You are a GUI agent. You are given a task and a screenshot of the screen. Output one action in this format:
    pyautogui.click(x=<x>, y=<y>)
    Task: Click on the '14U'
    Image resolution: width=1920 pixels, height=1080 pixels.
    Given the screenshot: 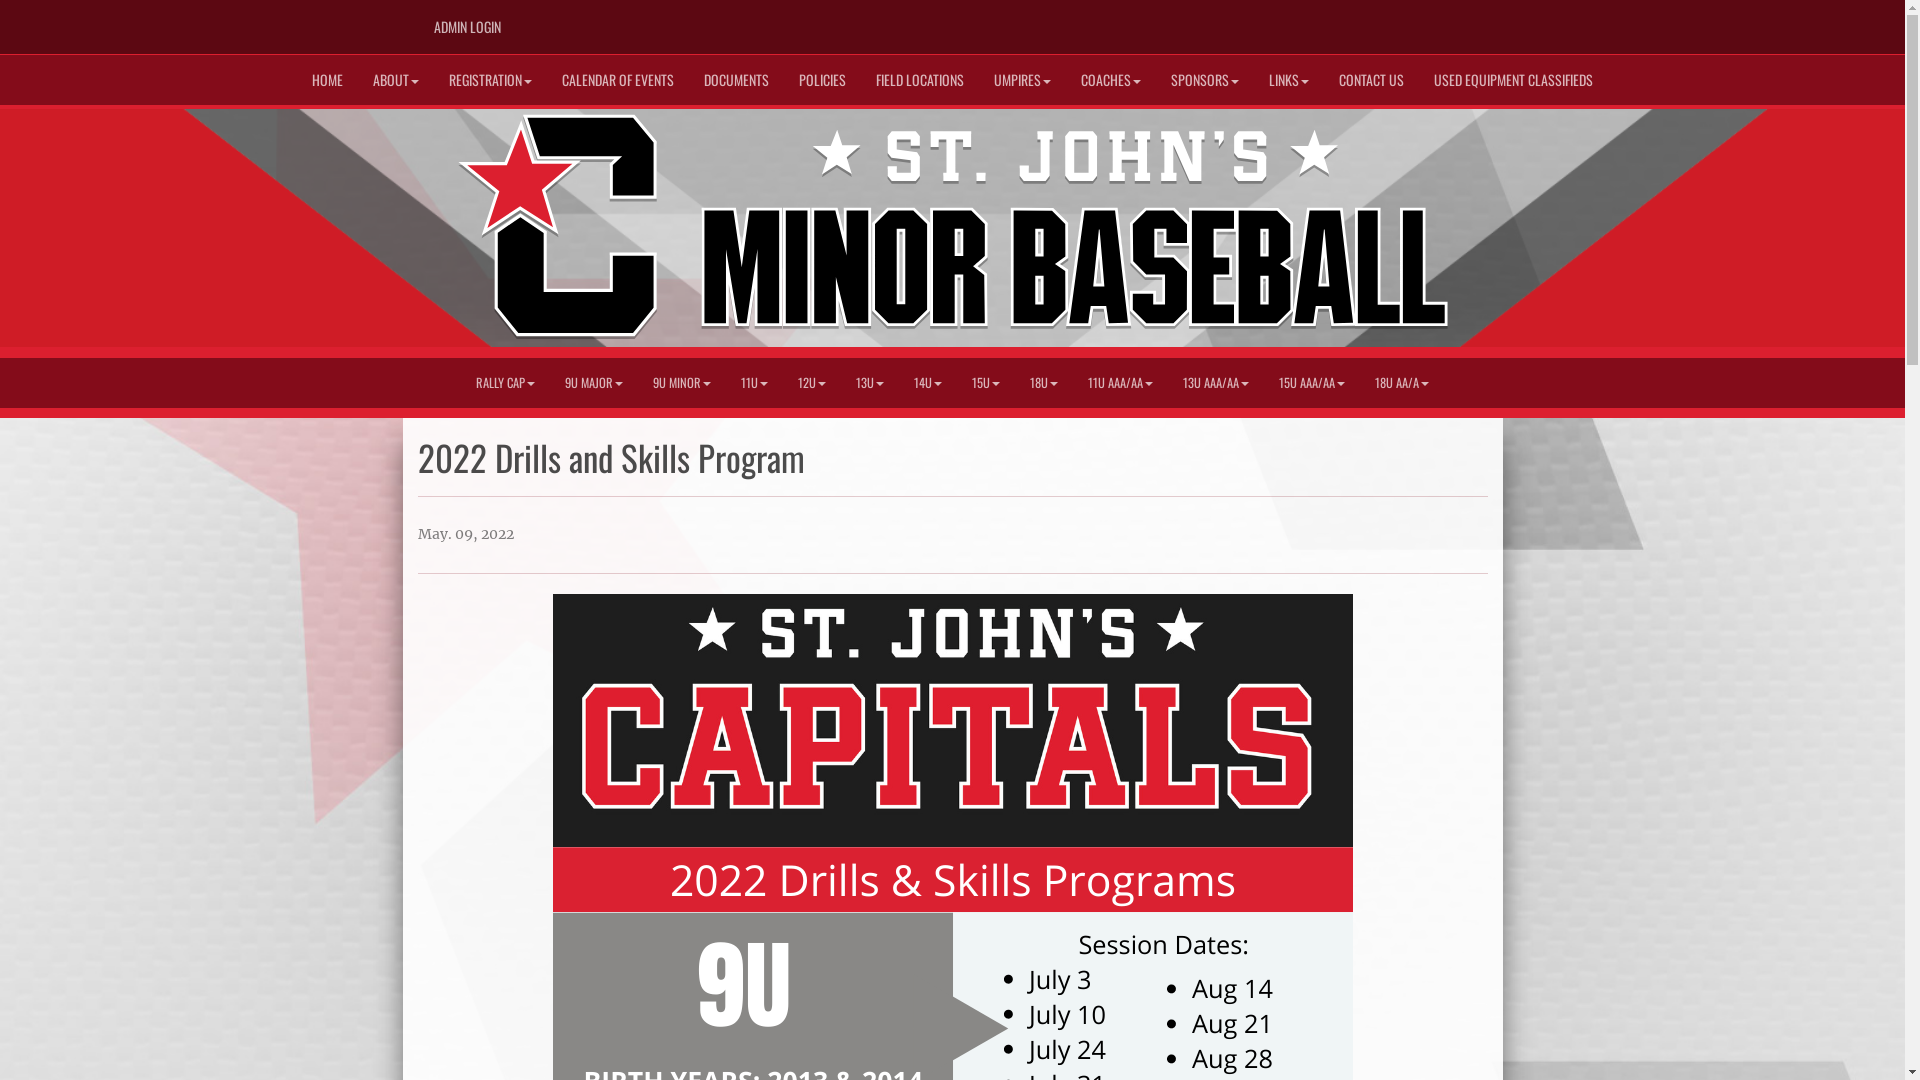 What is the action you would take?
    pyautogui.click(x=926, y=382)
    